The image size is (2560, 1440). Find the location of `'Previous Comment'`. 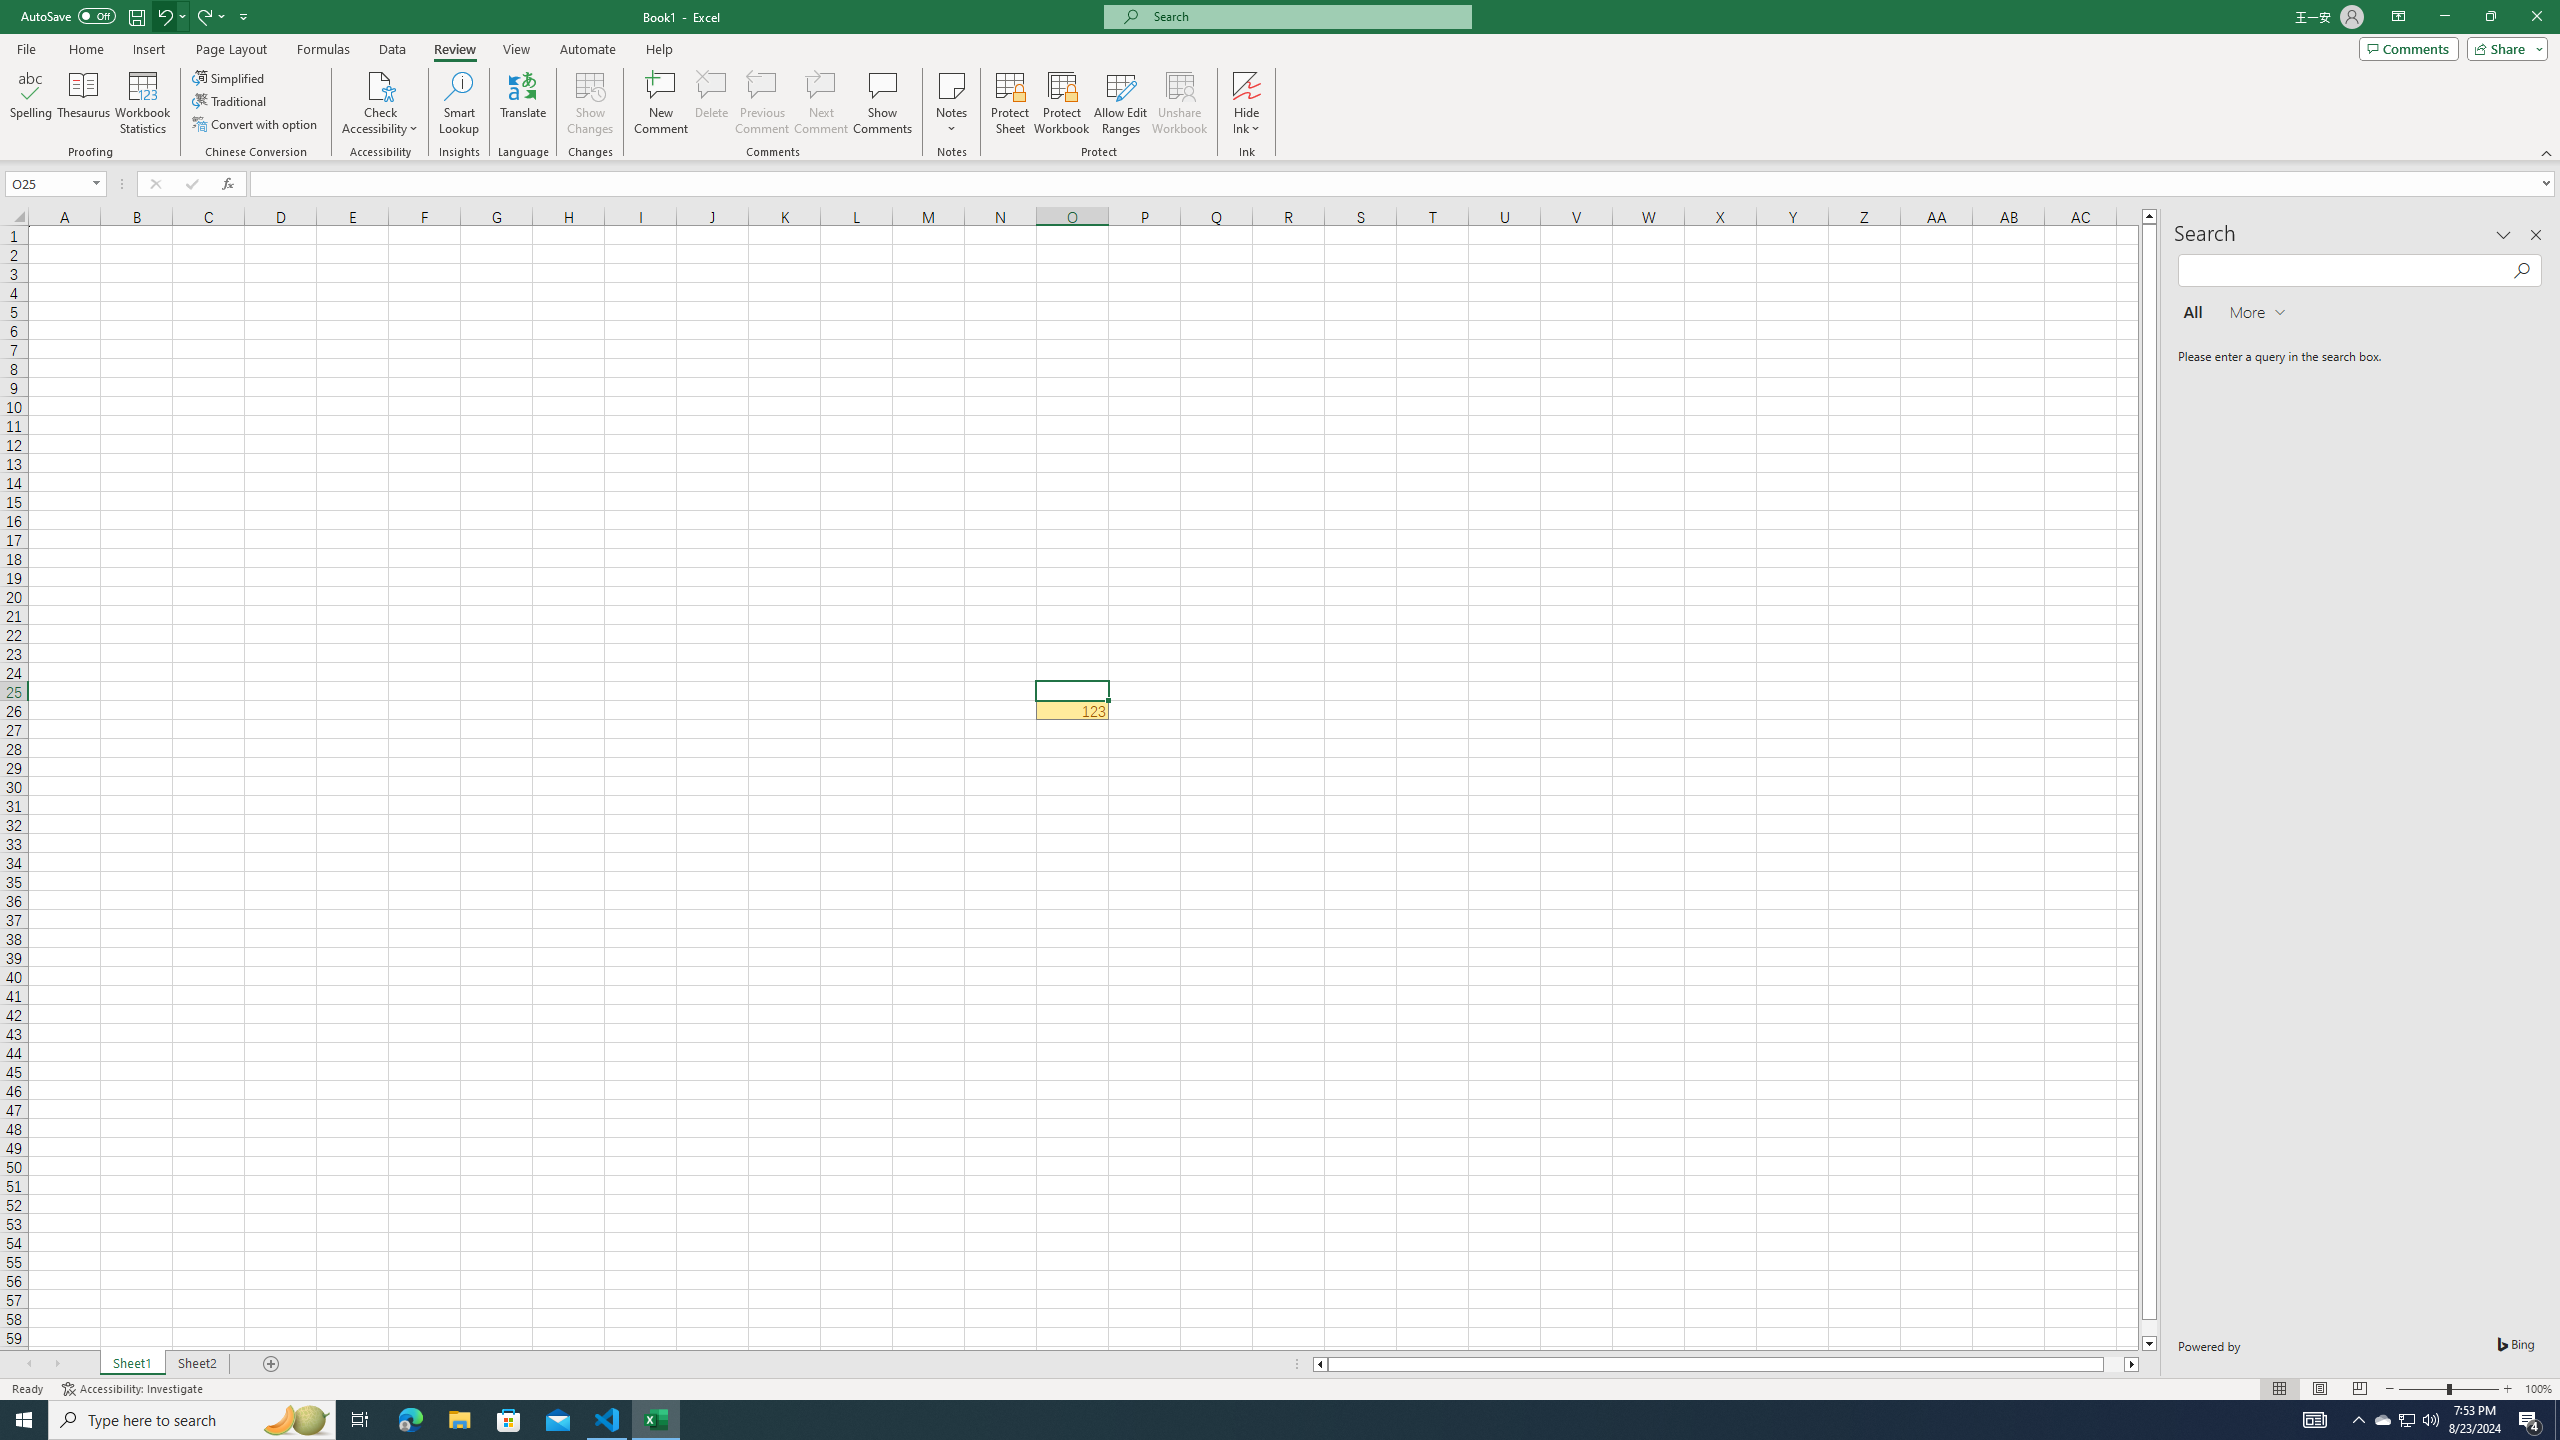

'Previous Comment' is located at coordinates (761, 103).